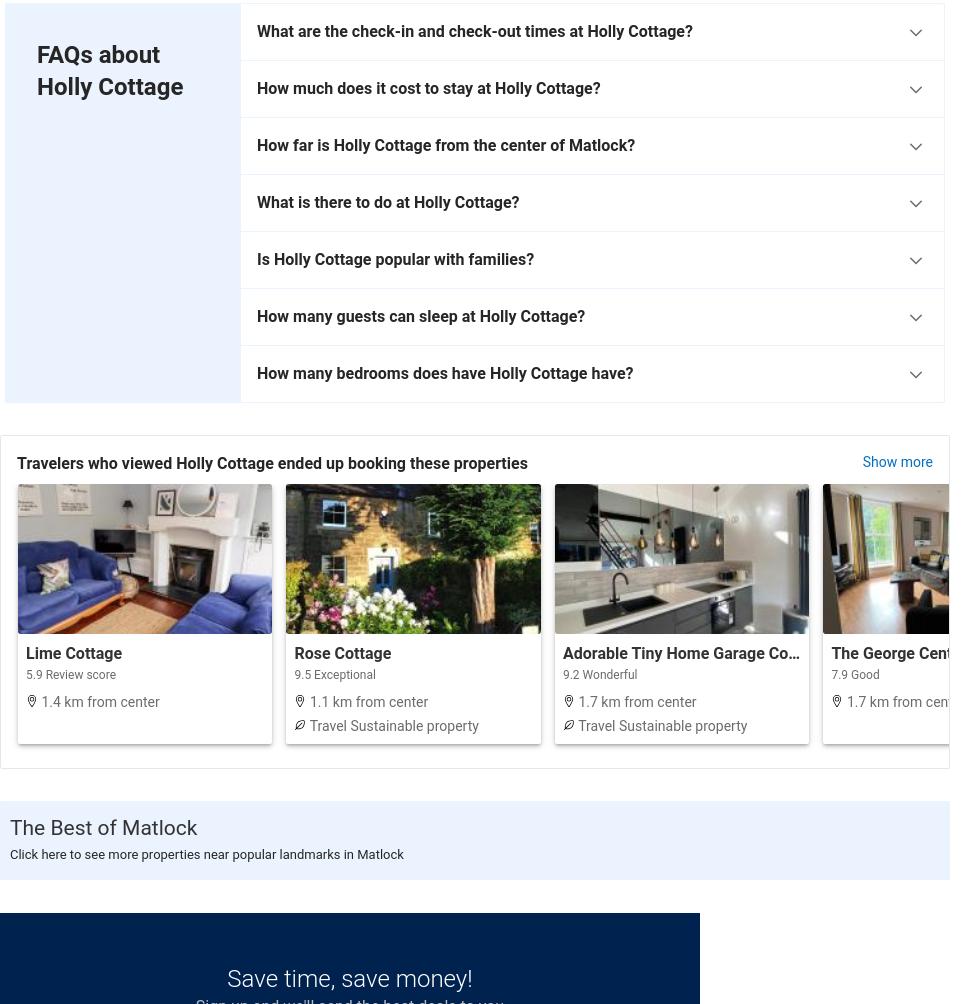  Describe the element at coordinates (333, 672) in the screenshot. I see `'9.5 Exceptional'` at that location.